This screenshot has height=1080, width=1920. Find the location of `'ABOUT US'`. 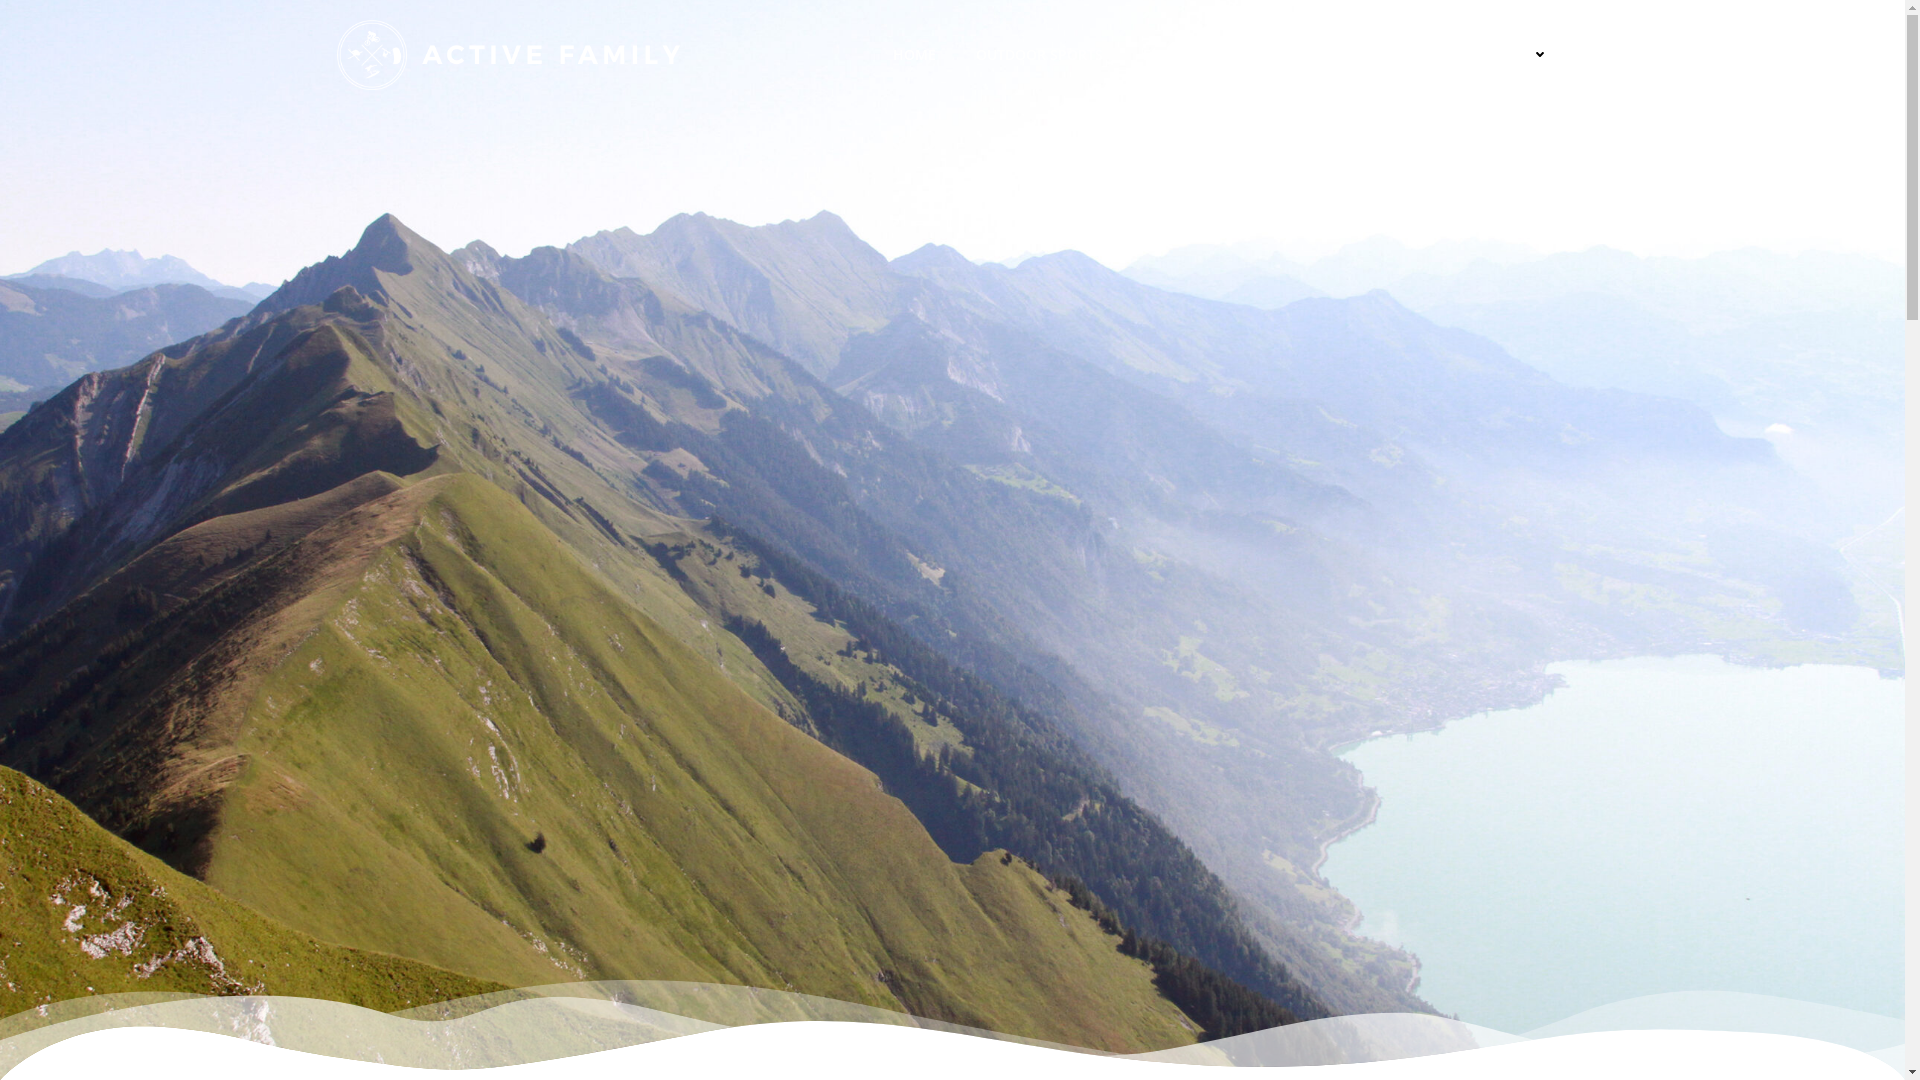

'ABOUT US' is located at coordinates (1505, 53).